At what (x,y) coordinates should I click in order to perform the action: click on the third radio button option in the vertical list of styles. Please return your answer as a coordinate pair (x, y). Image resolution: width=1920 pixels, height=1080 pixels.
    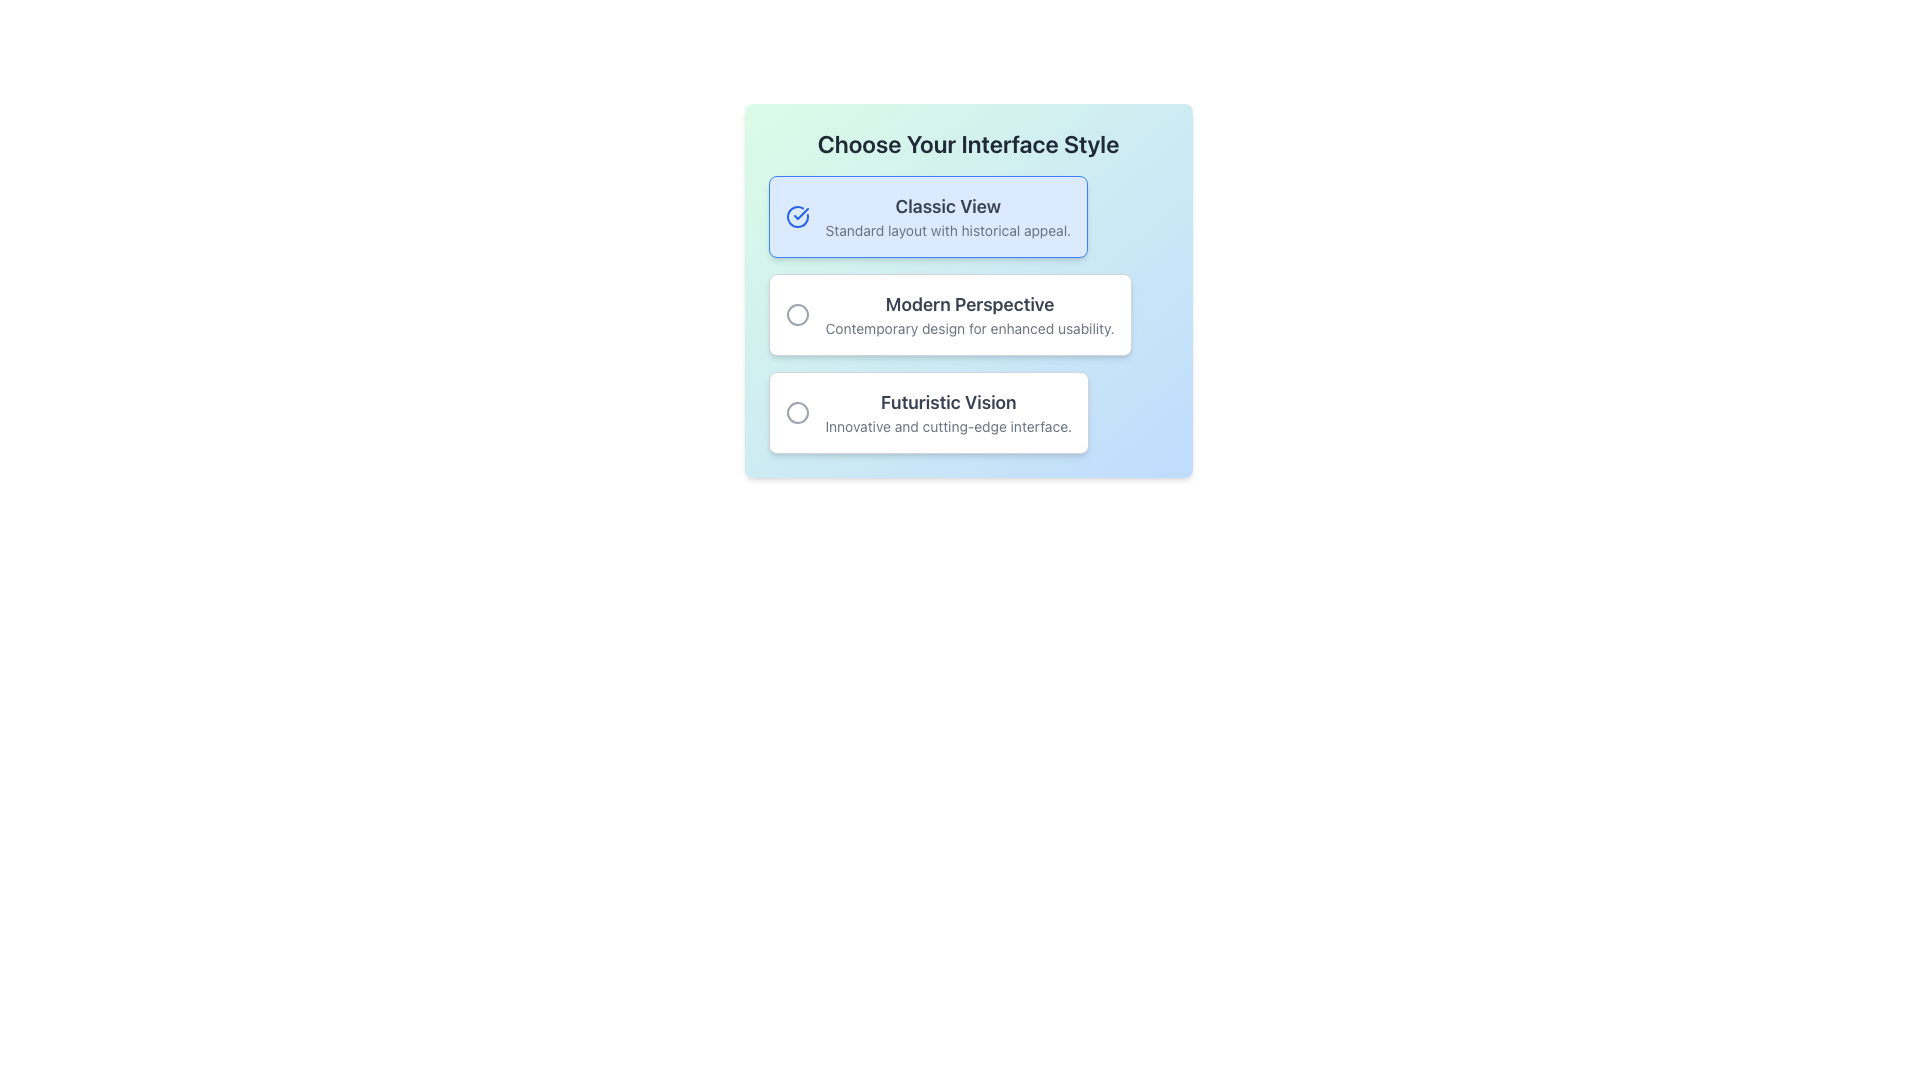
    Looking at the image, I should click on (927, 411).